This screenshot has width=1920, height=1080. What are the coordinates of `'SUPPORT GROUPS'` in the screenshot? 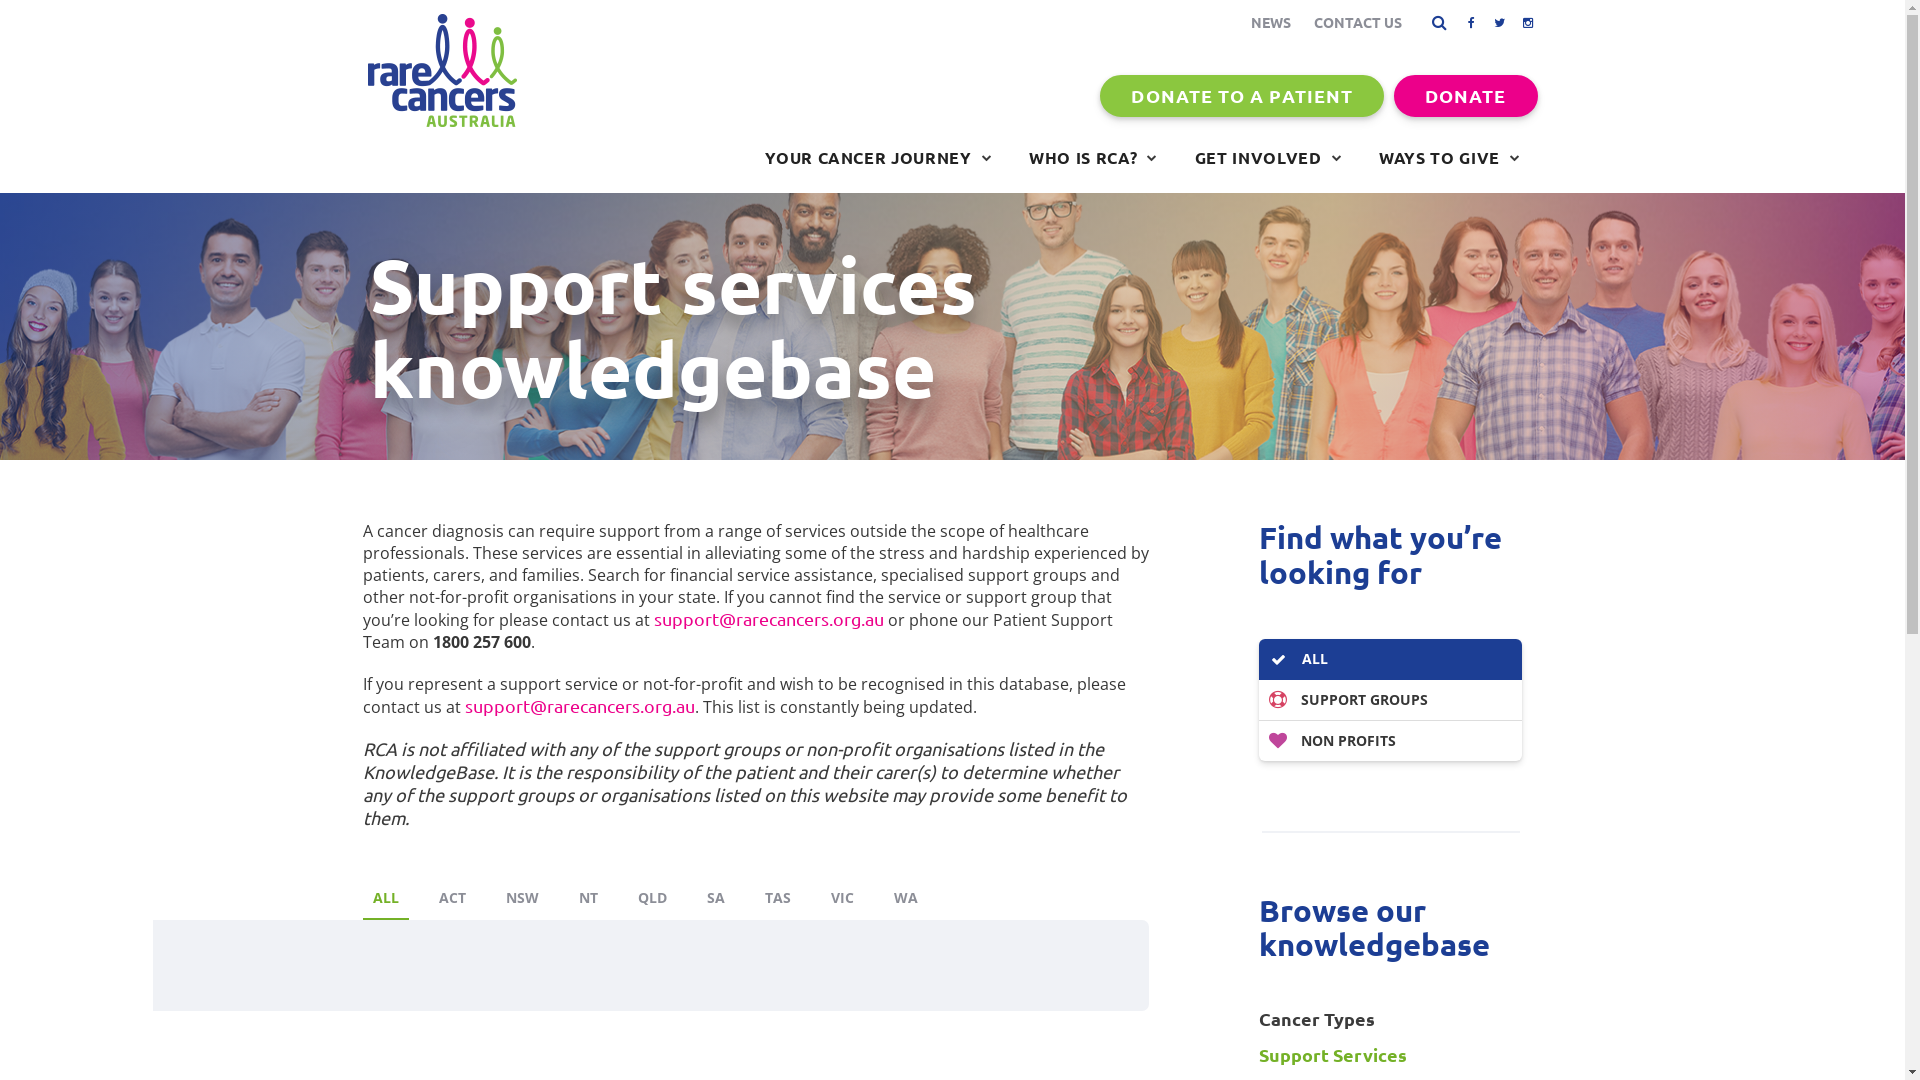 It's located at (1389, 699).